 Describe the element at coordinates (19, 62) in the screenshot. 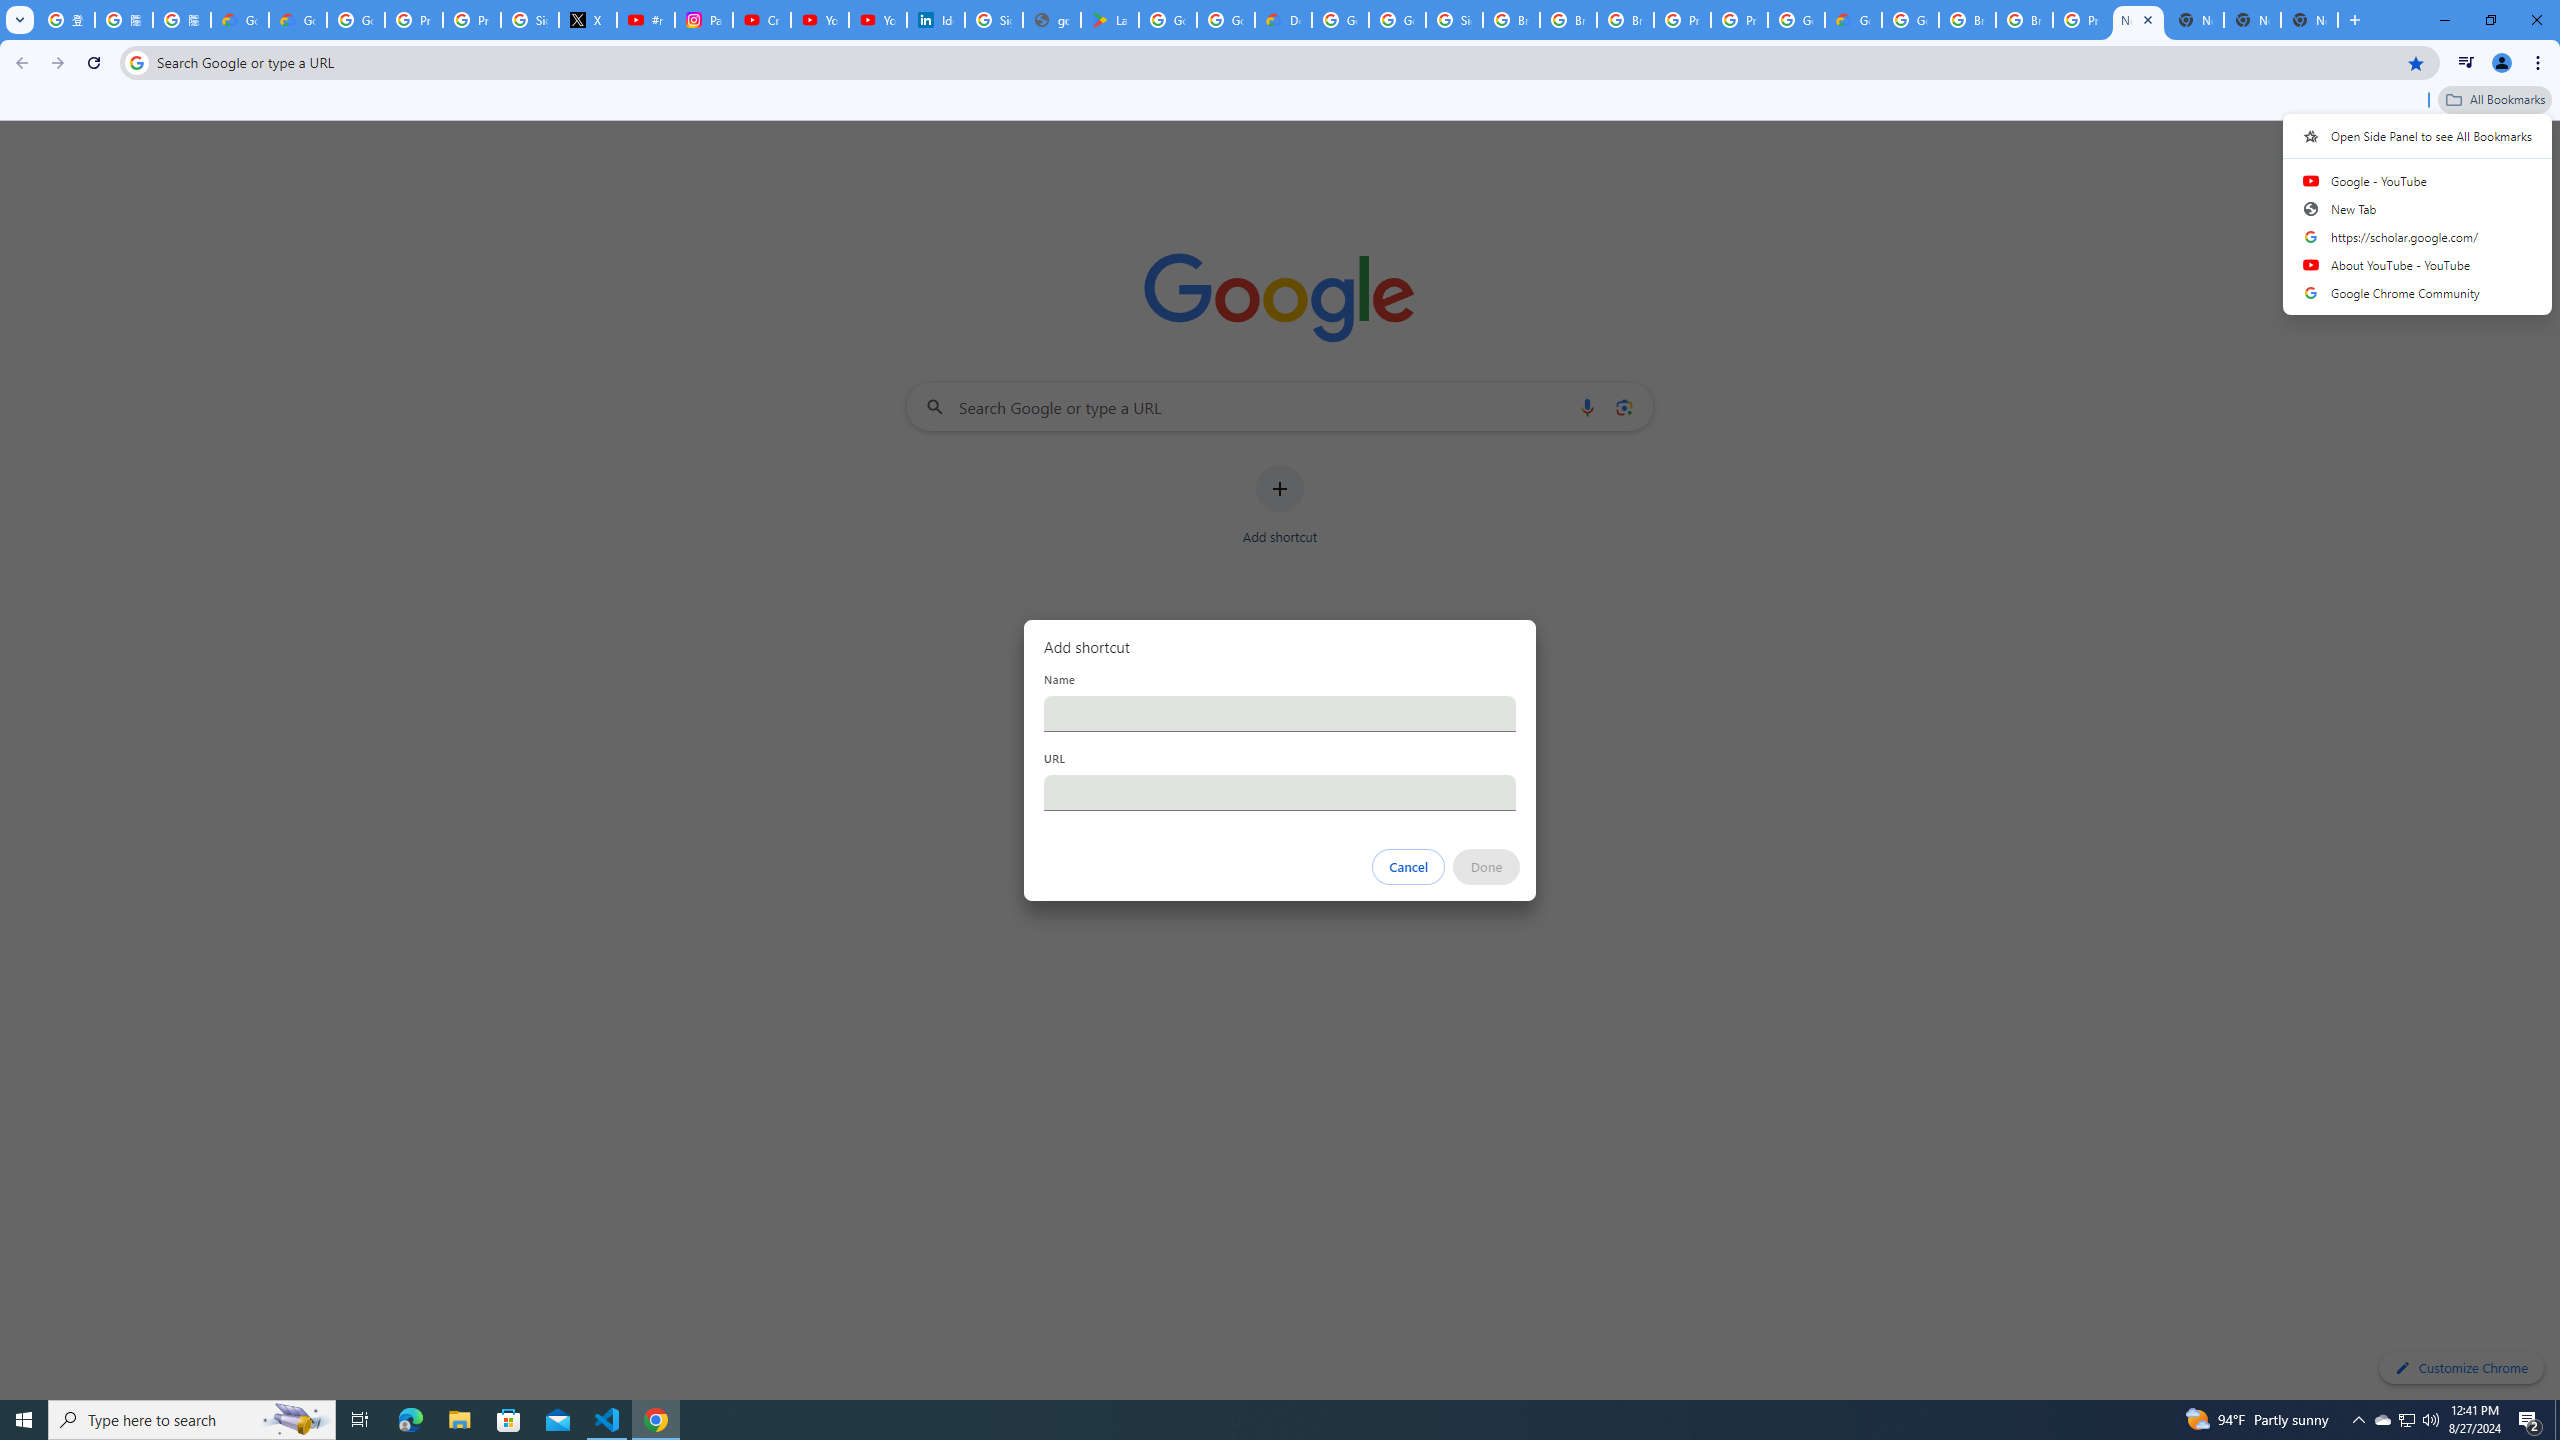

I see `'Back'` at that location.